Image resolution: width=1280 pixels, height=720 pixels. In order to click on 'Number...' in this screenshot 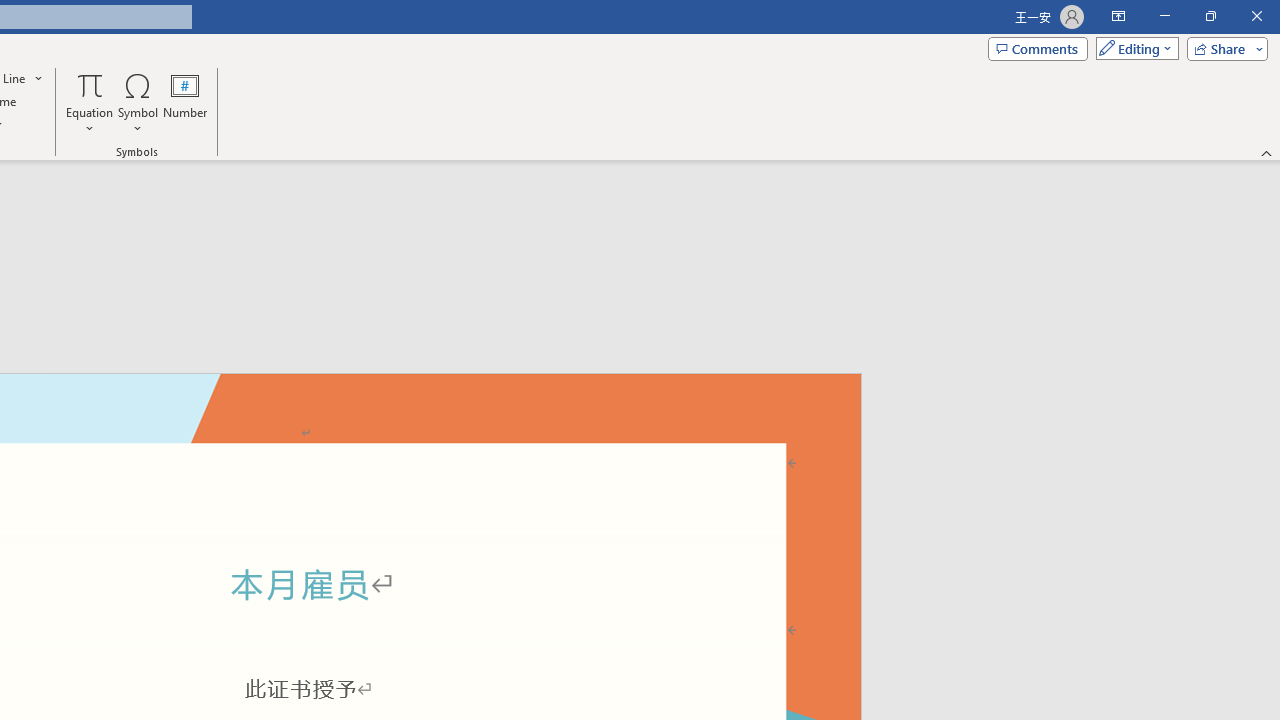, I will do `click(185, 103)`.